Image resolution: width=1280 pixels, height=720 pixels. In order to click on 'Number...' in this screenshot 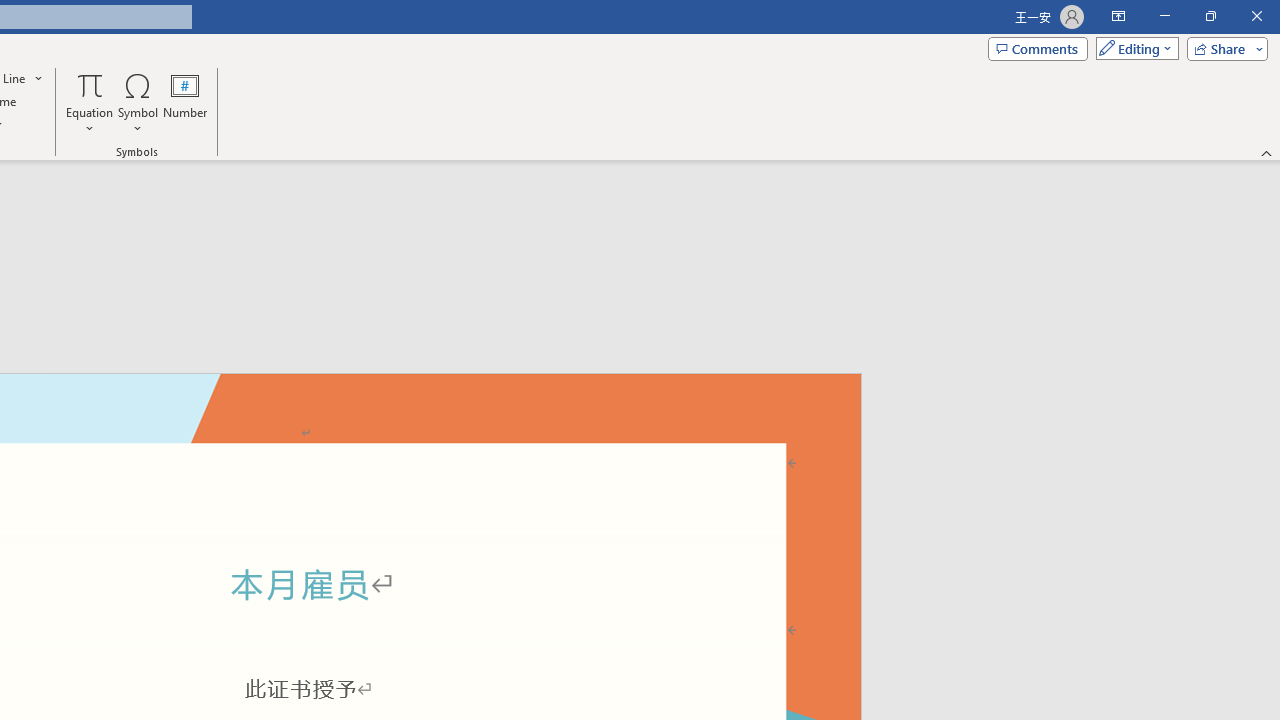, I will do `click(185, 103)`.